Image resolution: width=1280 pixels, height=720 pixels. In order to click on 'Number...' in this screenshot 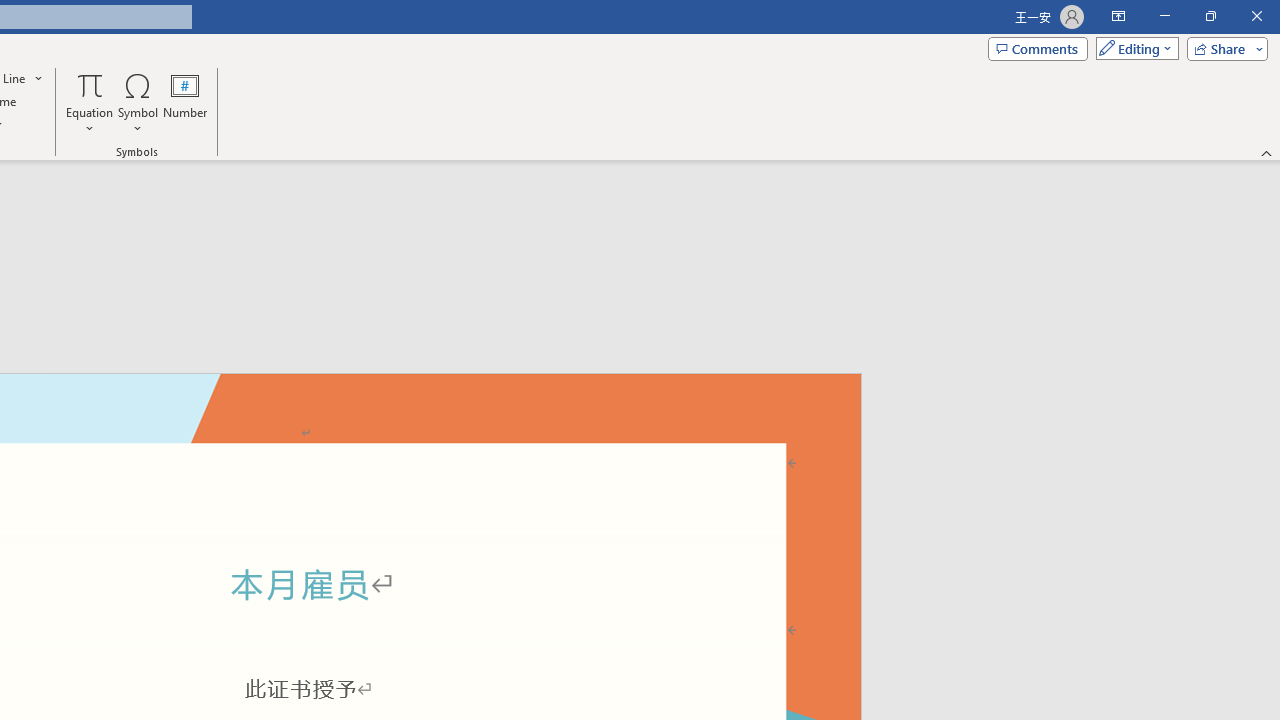, I will do `click(185, 103)`.